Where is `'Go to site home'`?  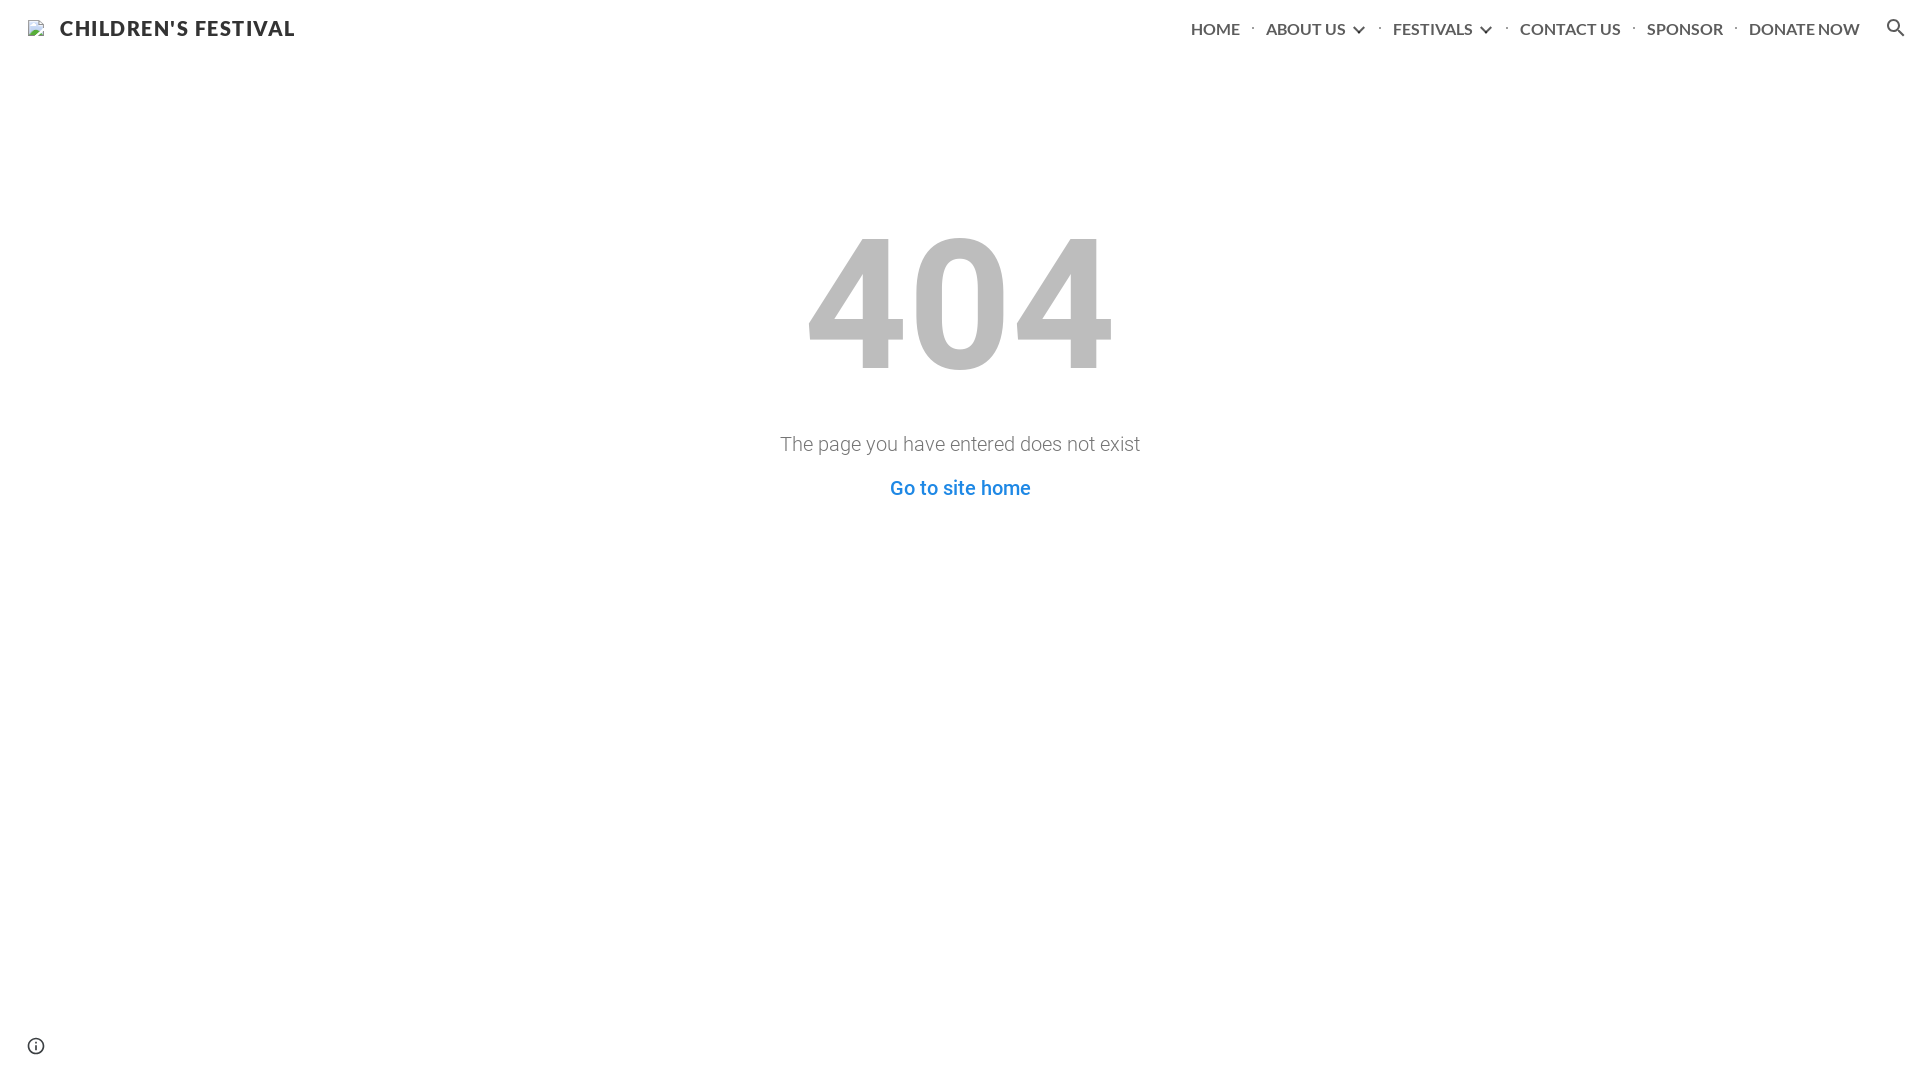
'Go to site home' is located at coordinates (960, 488).